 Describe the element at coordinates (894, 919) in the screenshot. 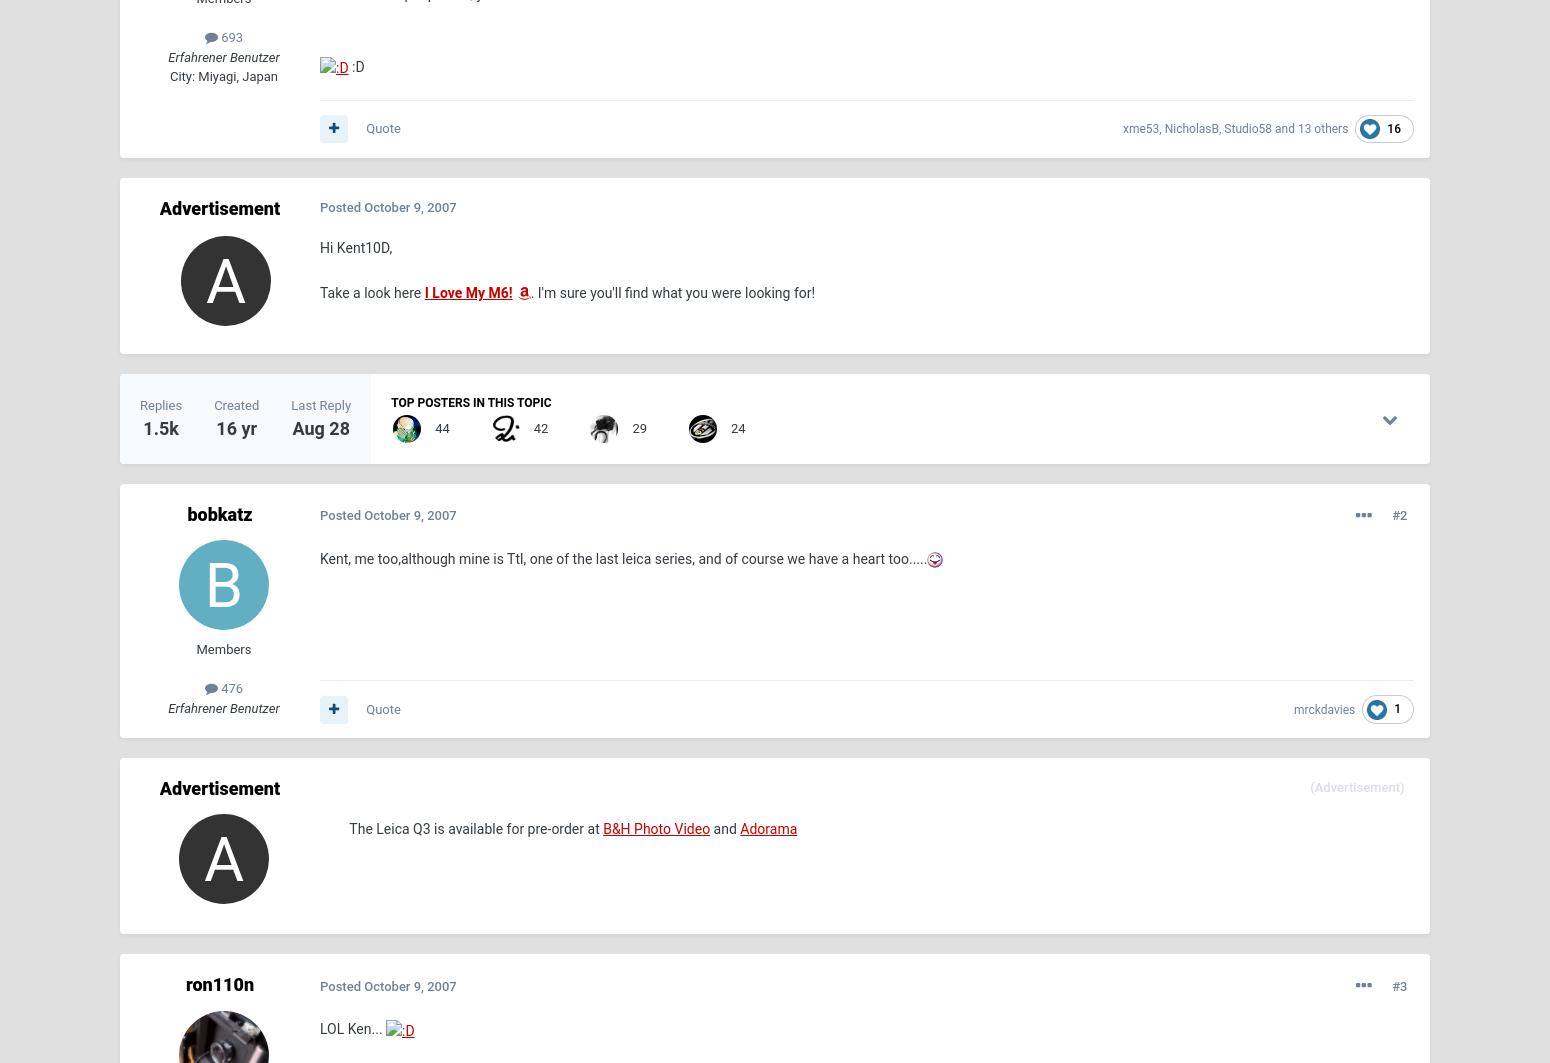

I see `'Fuji X Forum'` at that location.